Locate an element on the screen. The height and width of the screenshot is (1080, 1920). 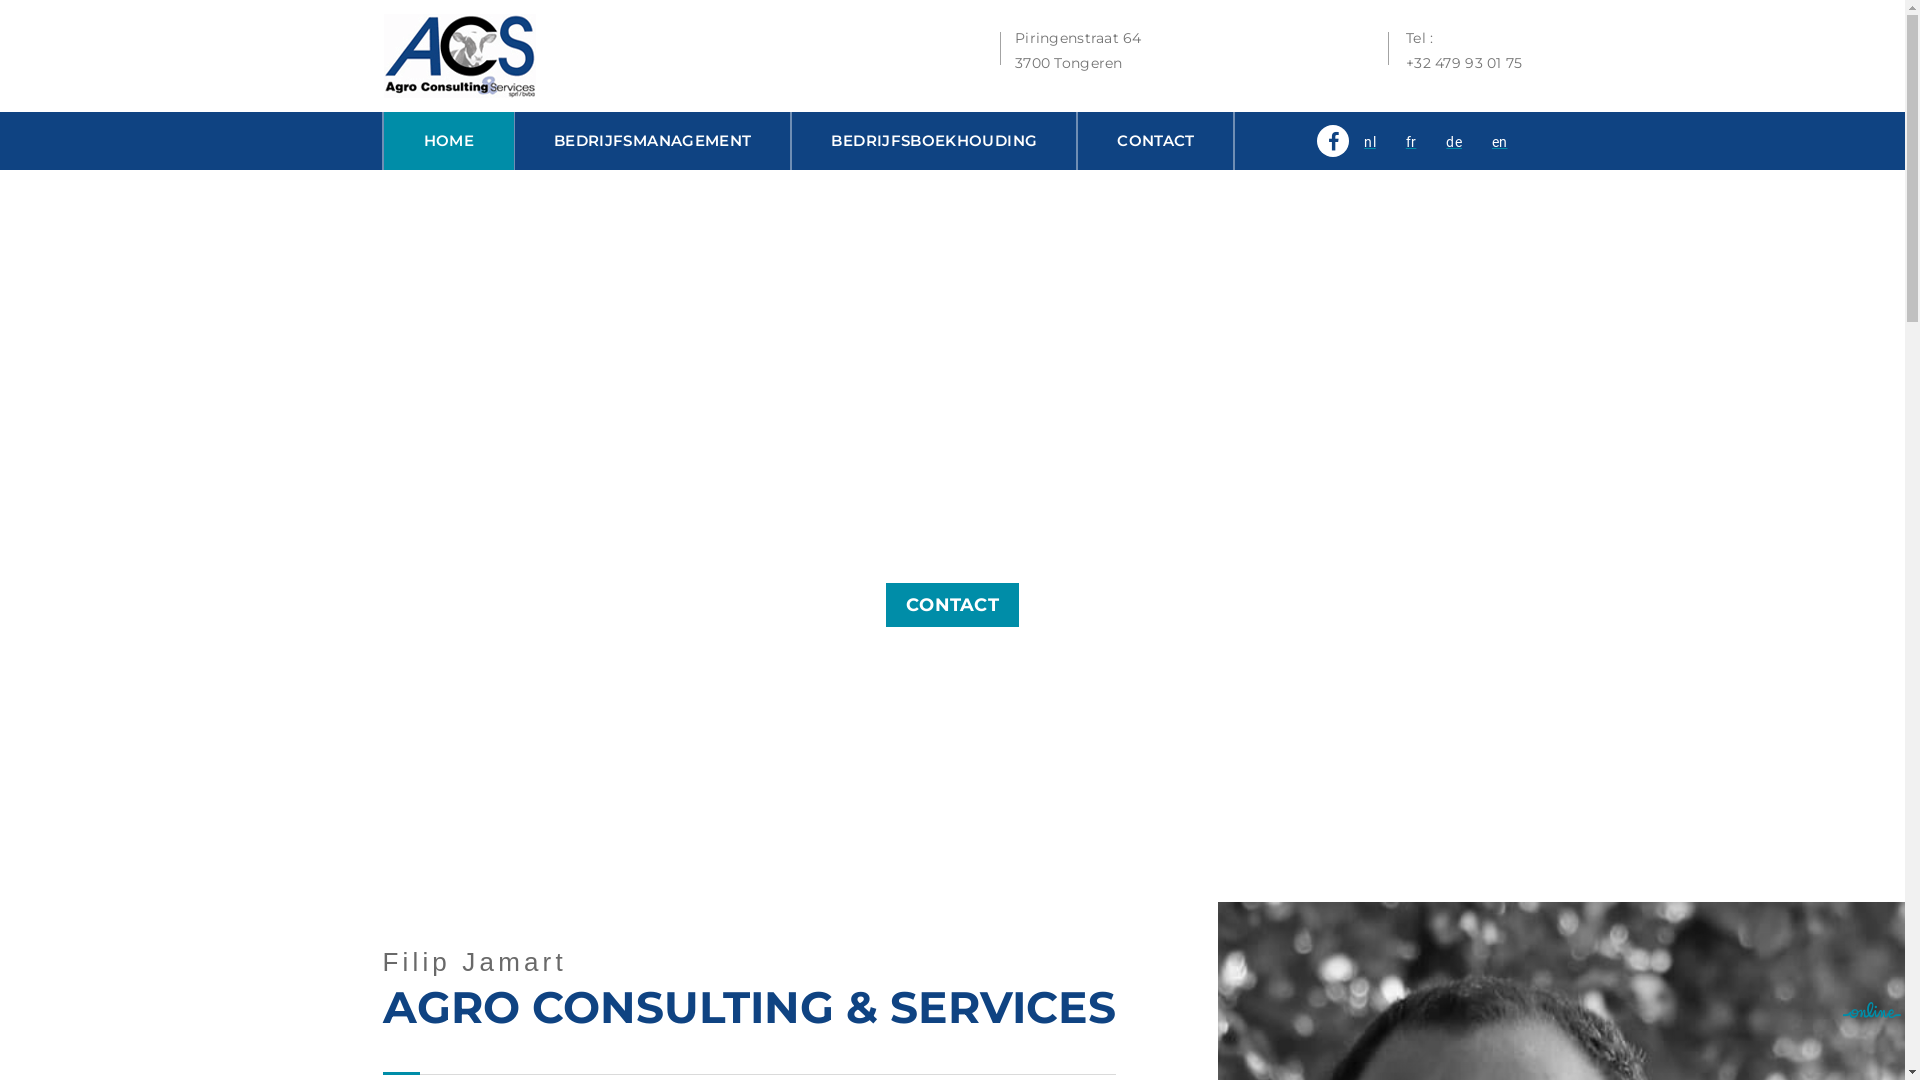
'fr' is located at coordinates (1410, 141).